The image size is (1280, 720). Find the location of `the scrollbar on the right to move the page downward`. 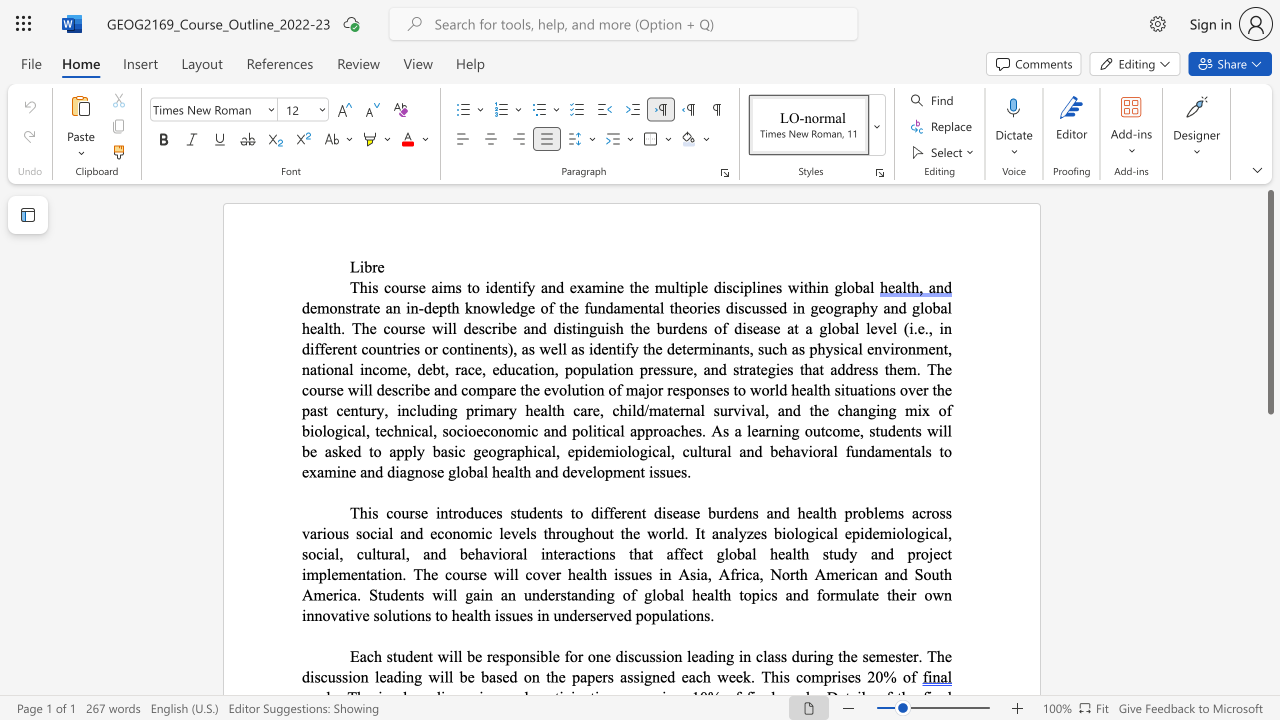

the scrollbar on the right to move the page downward is located at coordinates (1269, 570).